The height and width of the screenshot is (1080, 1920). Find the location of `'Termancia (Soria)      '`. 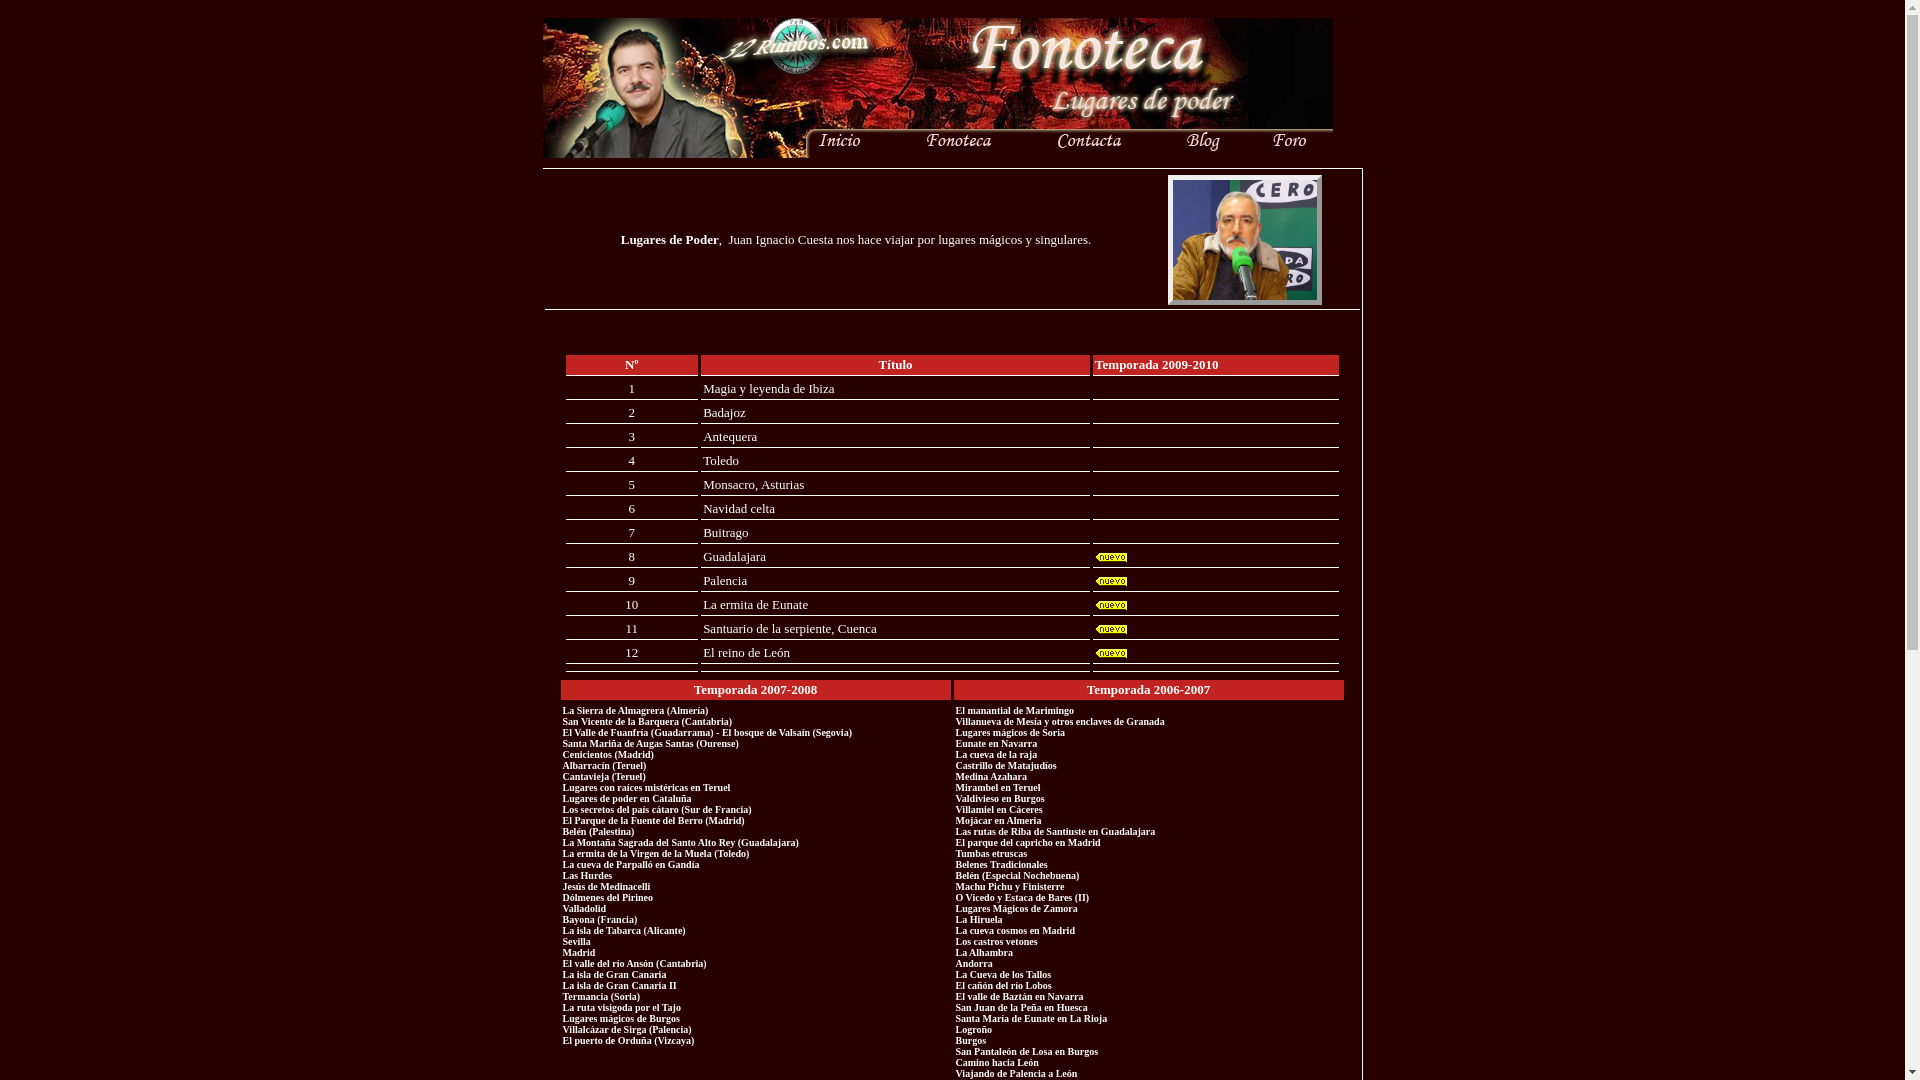

'Termancia (Soria)      ' is located at coordinates (607, 996).